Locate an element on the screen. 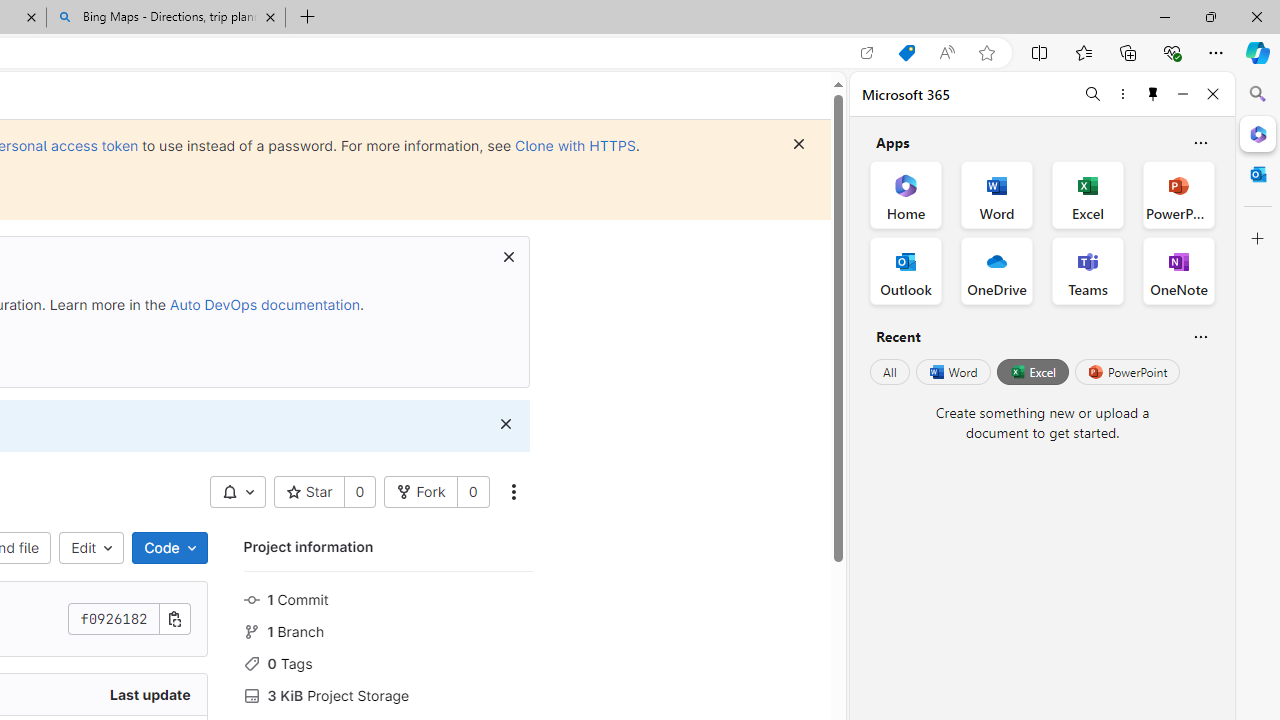  'Word' is located at coordinates (951, 372).